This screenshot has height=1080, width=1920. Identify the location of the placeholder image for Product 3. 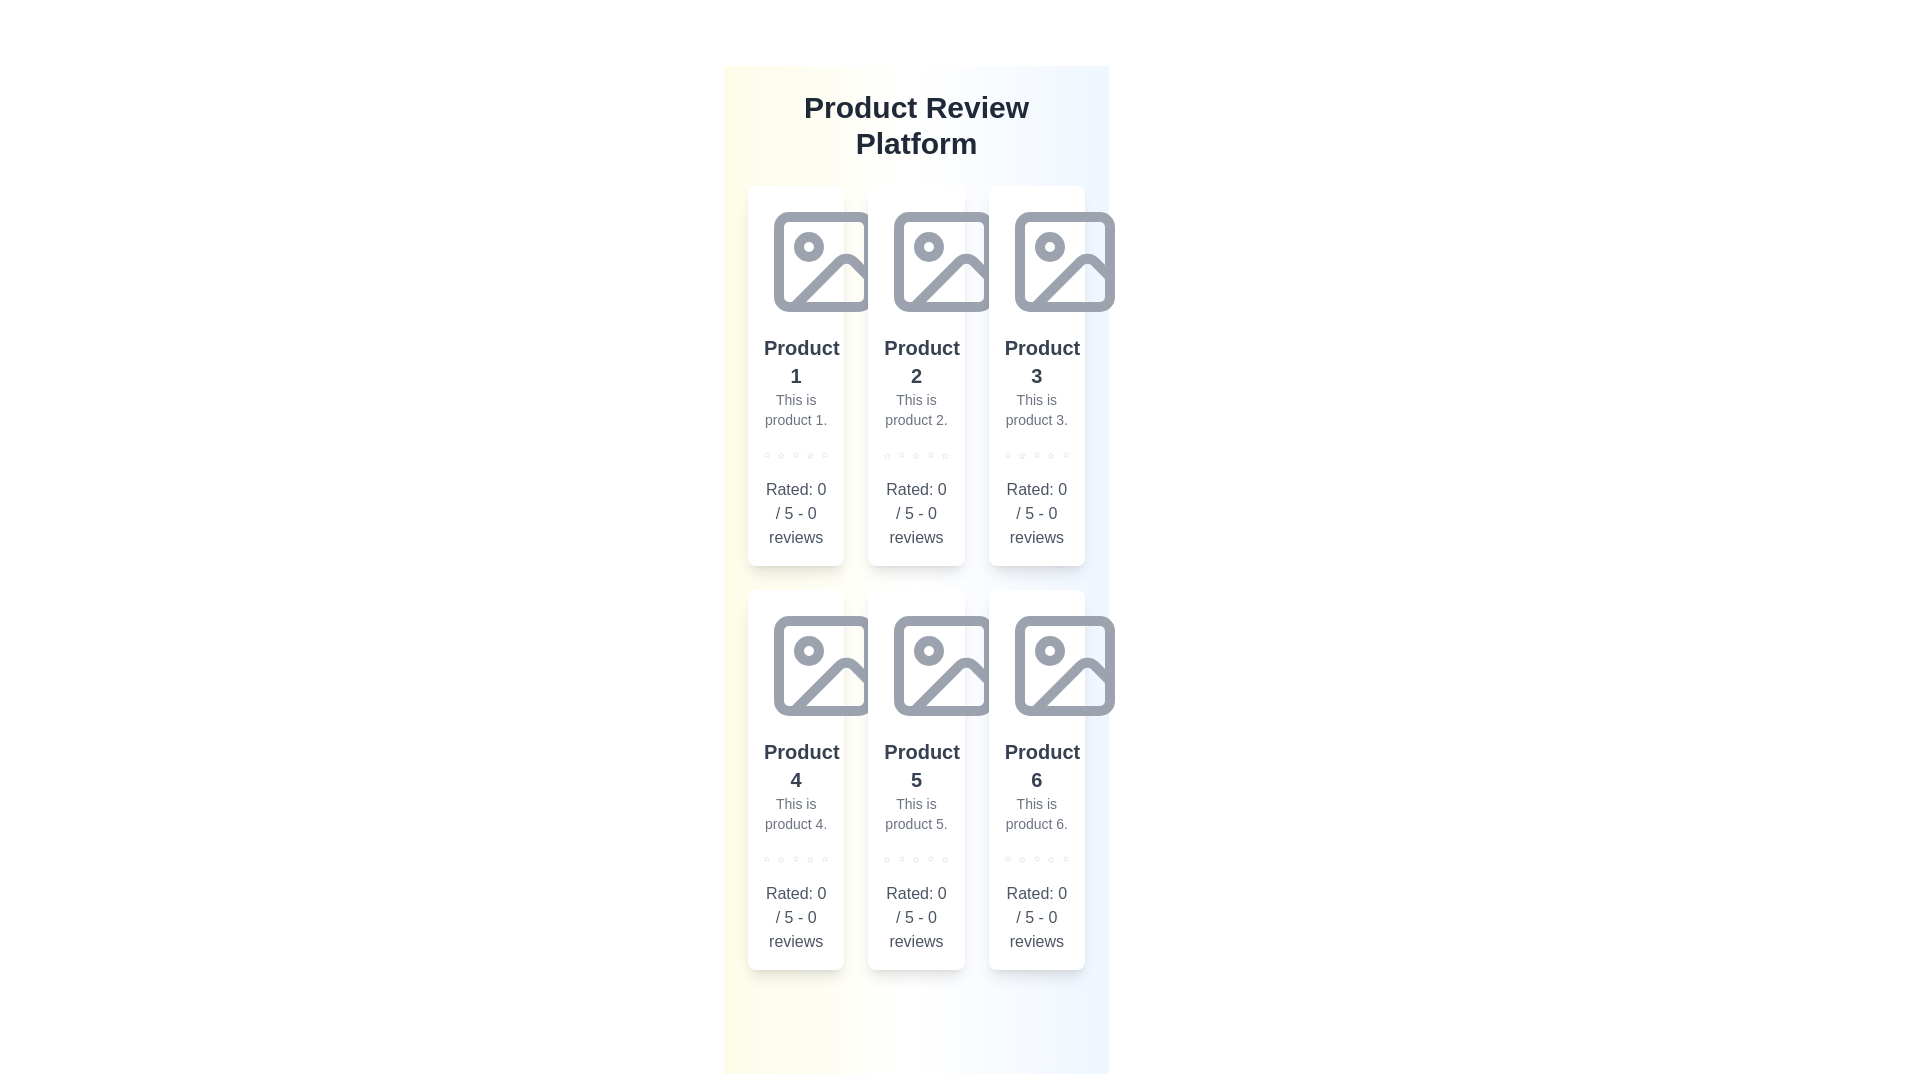
(1063, 261).